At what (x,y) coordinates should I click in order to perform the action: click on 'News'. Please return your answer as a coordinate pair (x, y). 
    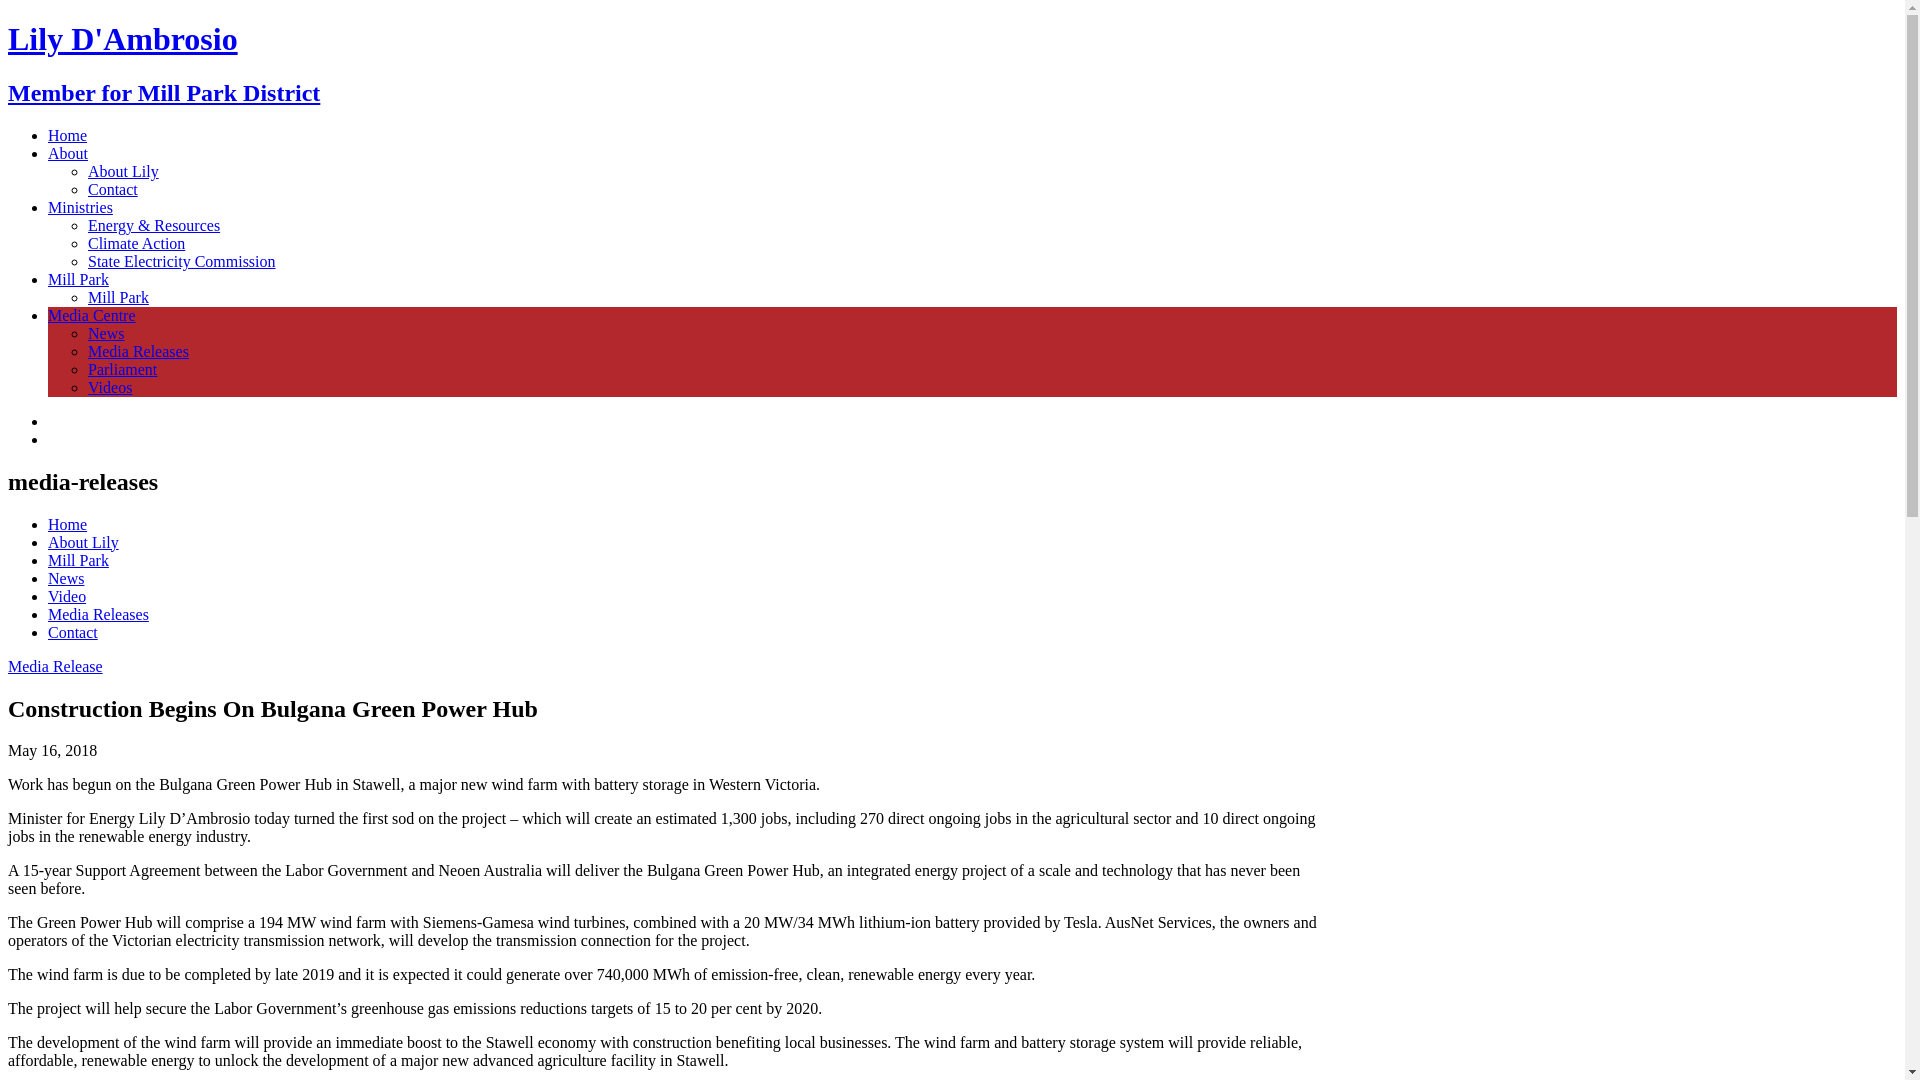
    Looking at the image, I should click on (104, 332).